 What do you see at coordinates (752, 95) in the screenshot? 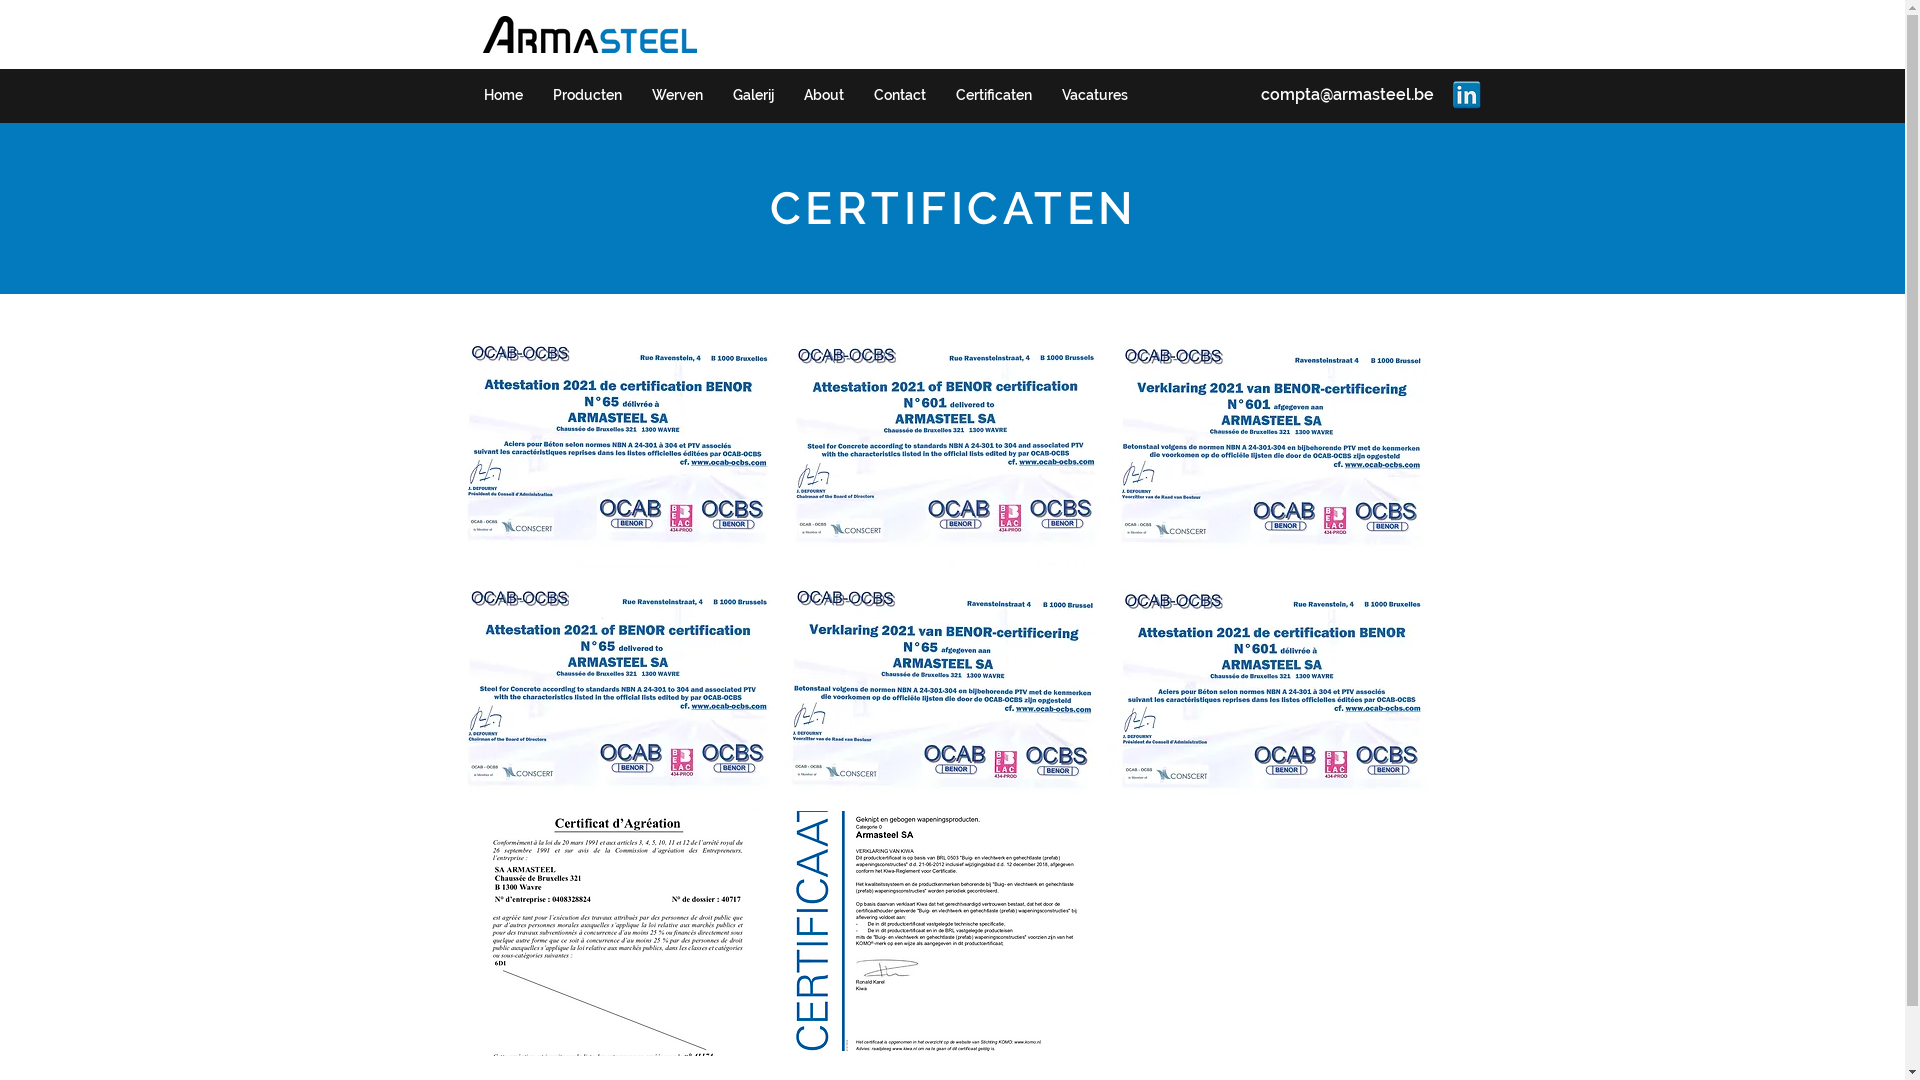
I see `'Galerij'` at bounding box center [752, 95].